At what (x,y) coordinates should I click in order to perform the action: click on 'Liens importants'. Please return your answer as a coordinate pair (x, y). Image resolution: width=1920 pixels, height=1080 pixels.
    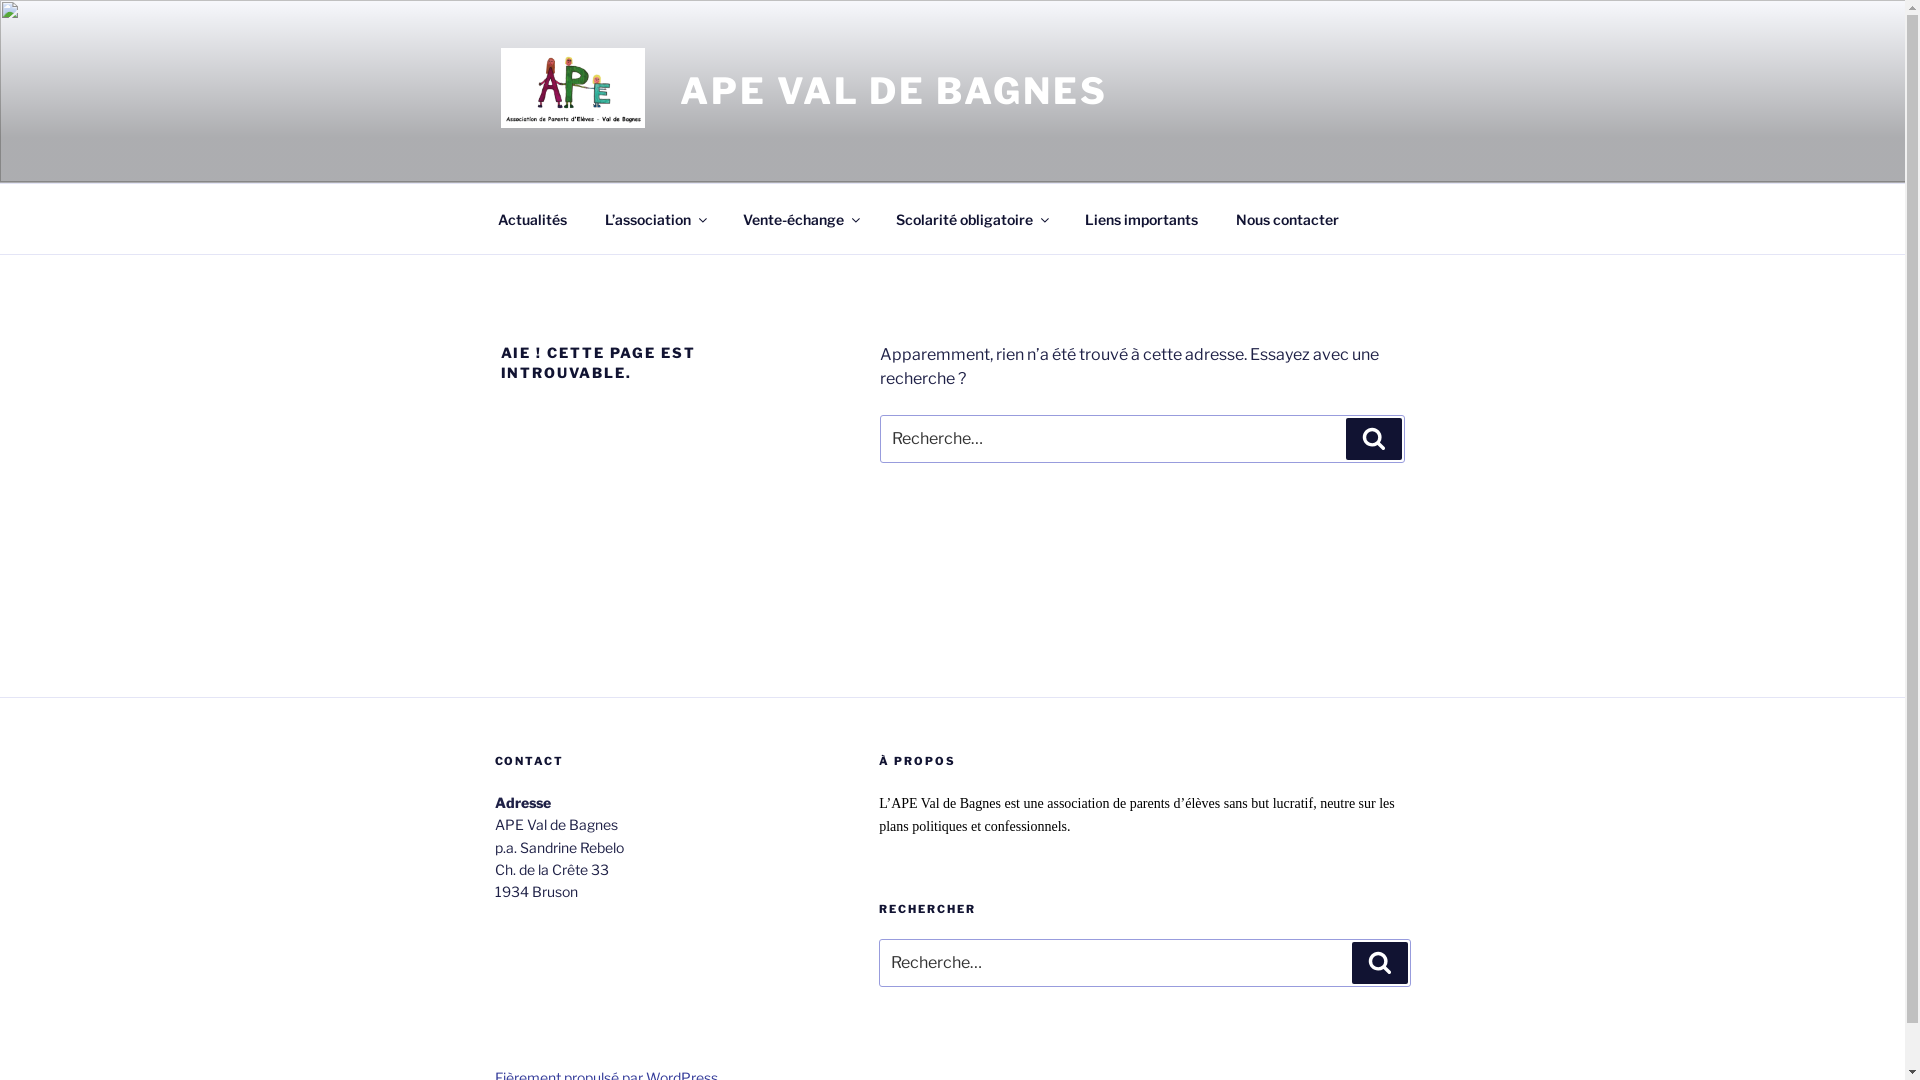
    Looking at the image, I should click on (1142, 218).